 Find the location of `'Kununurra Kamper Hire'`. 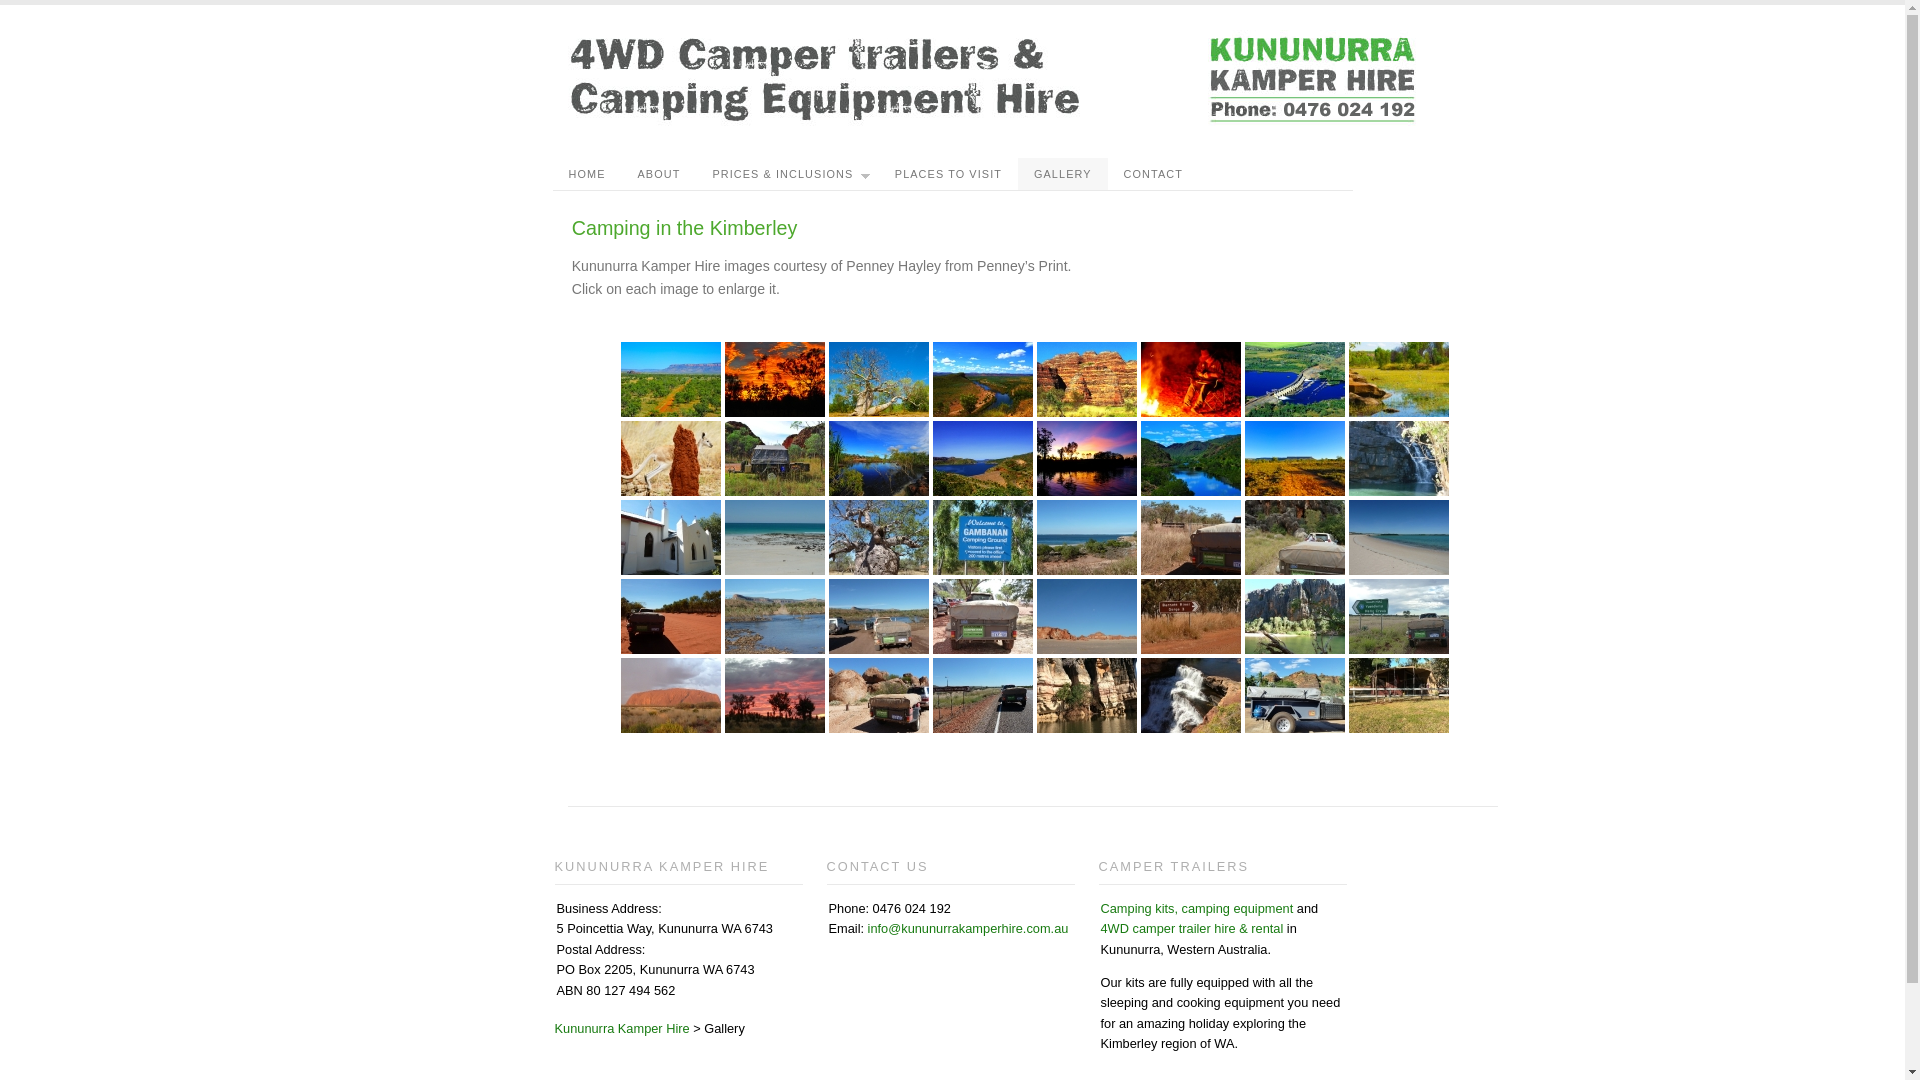

'Kununurra Kamper Hire' is located at coordinates (620, 1028).